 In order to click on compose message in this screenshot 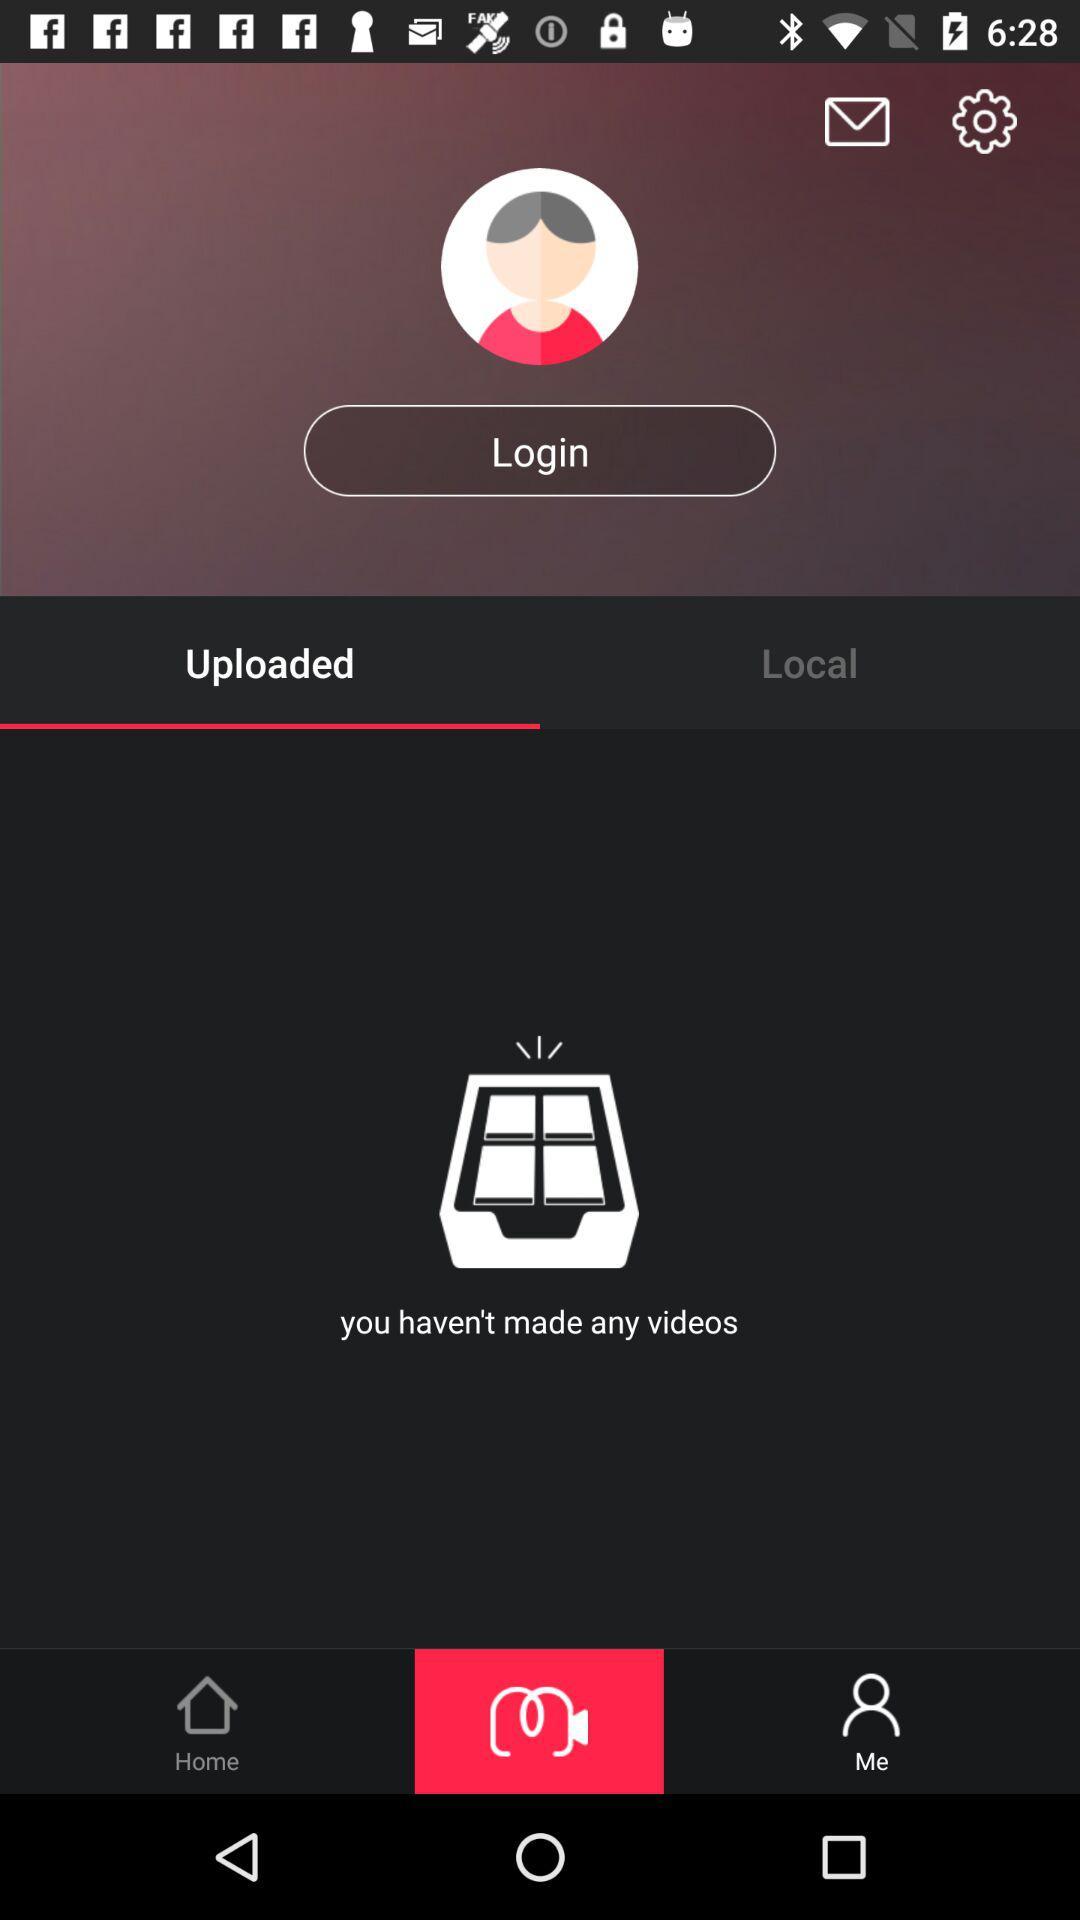, I will do `click(856, 120)`.